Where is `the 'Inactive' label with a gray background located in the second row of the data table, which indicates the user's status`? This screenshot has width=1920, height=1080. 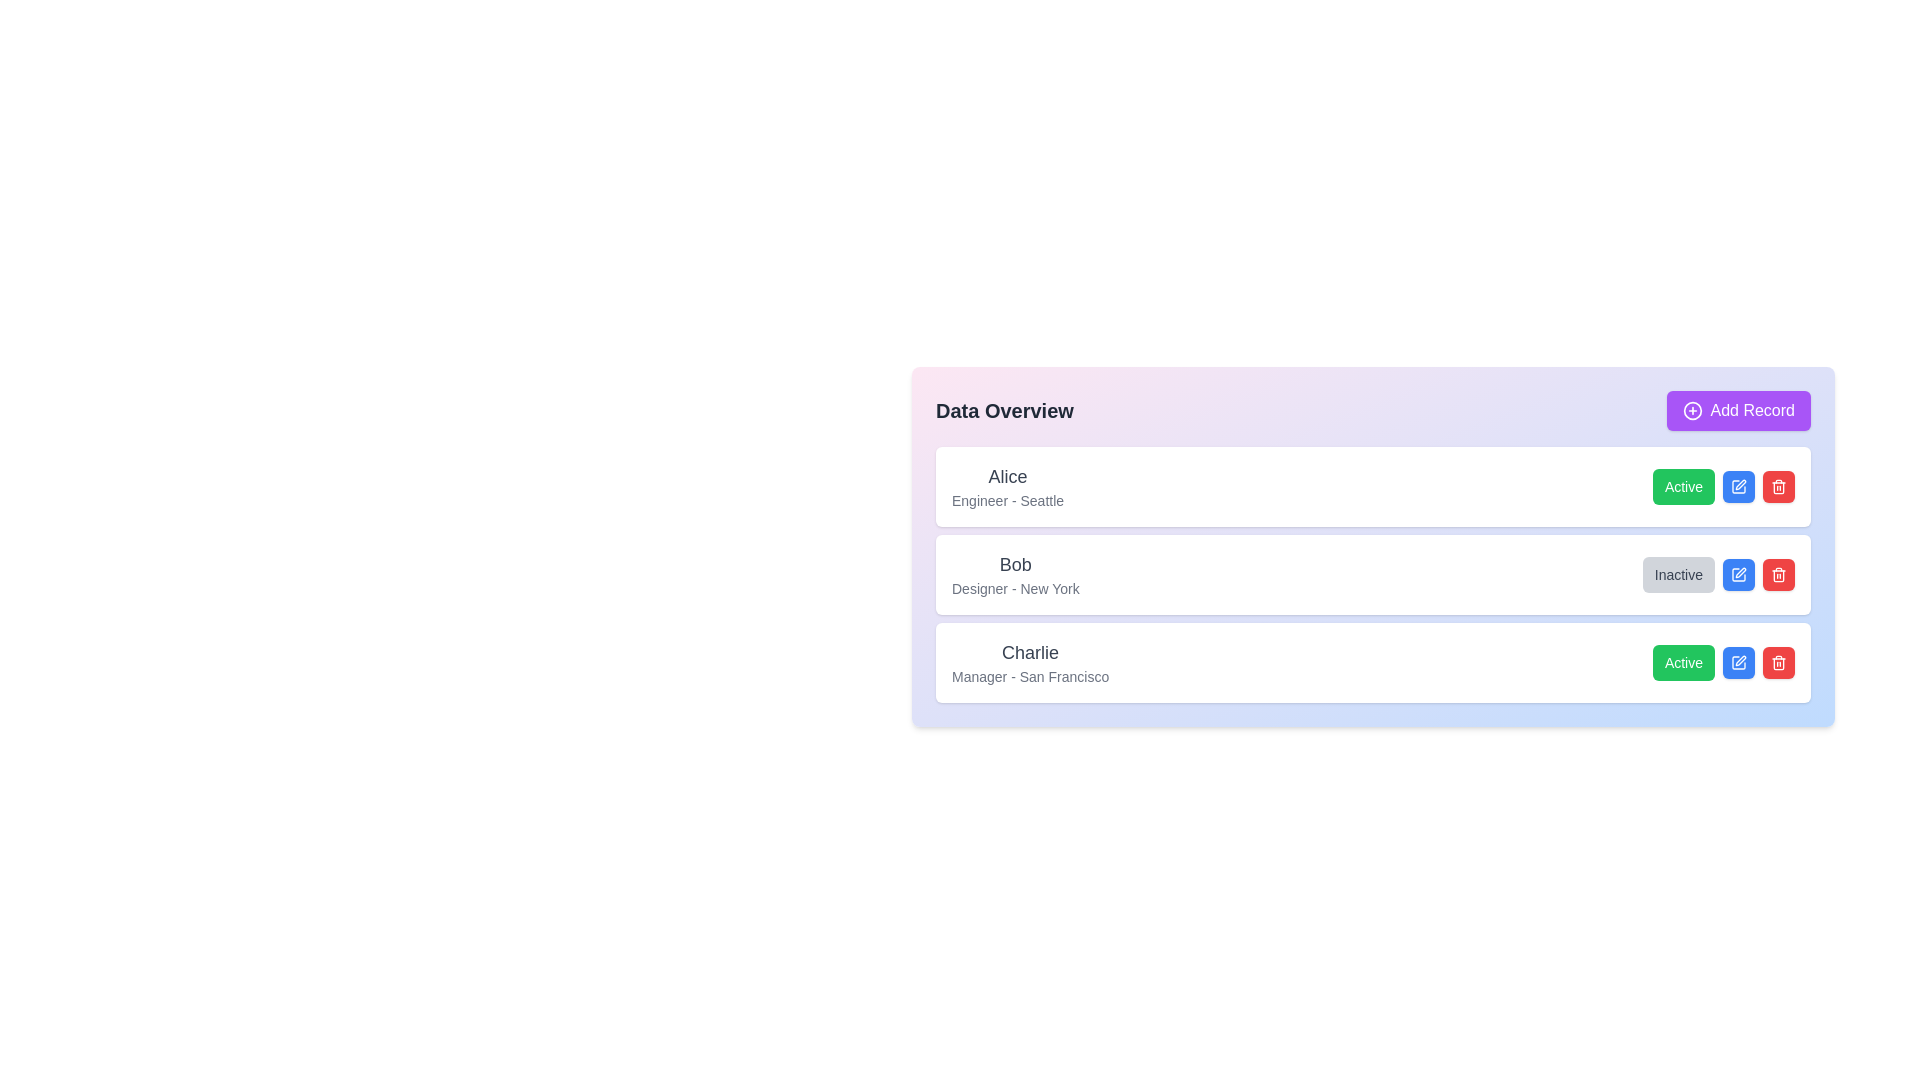
the 'Inactive' label with a gray background located in the second row of the data table, which indicates the user's status is located at coordinates (1678, 574).